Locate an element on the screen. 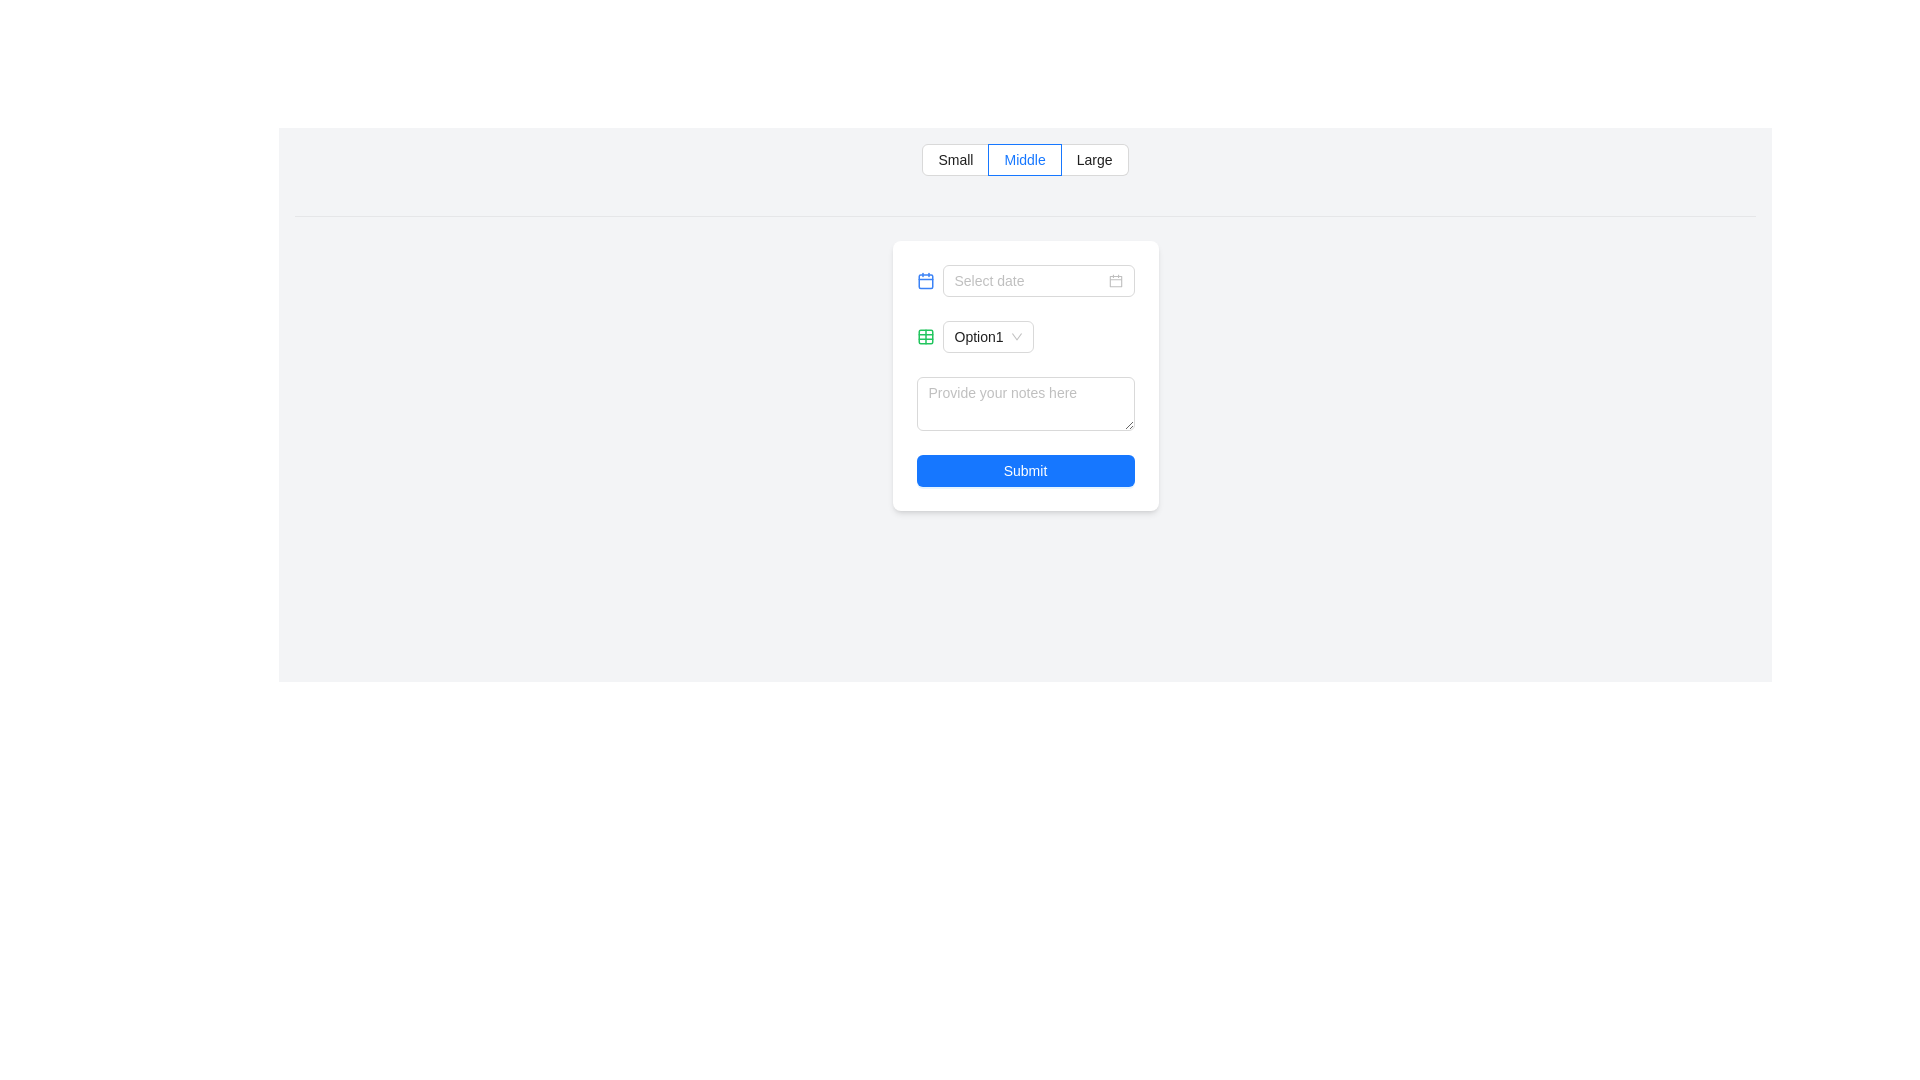 This screenshot has width=1920, height=1080. the date-picking icon located on the right side of the 'Select date' input field is located at coordinates (1114, 281).